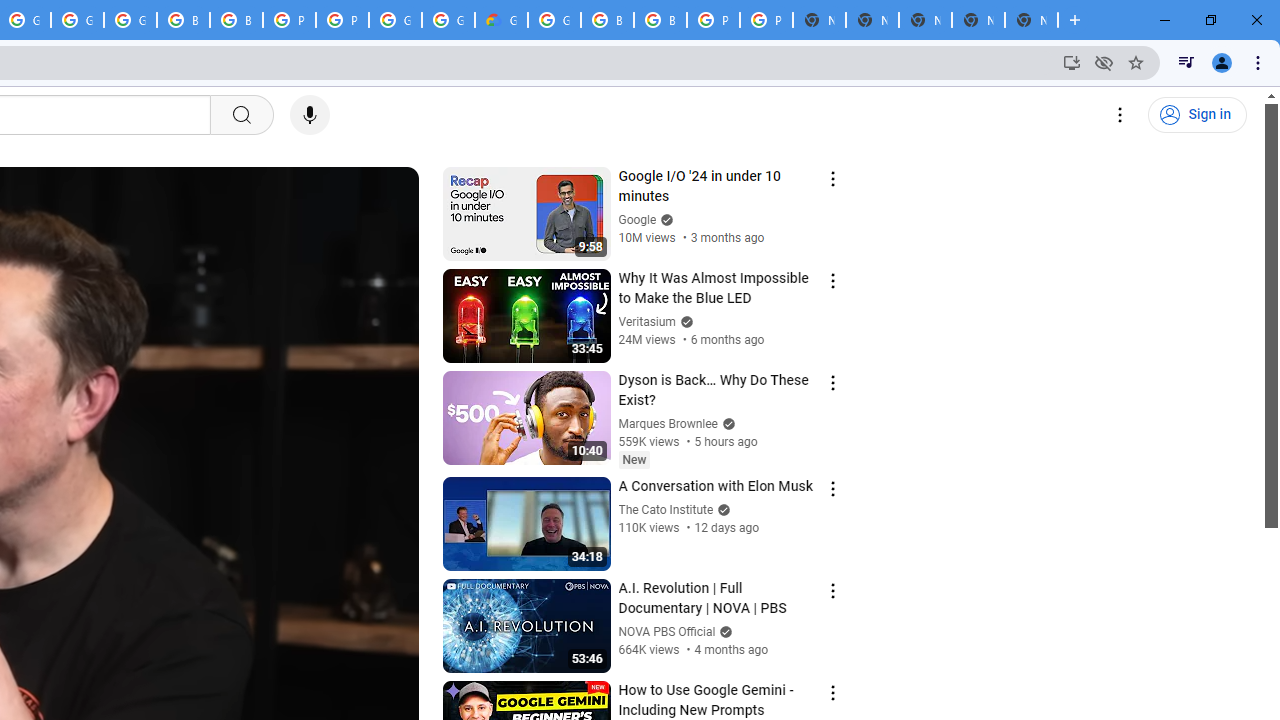  Describe the element at coordinates (308, 115) in the screenshot. I see `'Search with your voice'` at that location.